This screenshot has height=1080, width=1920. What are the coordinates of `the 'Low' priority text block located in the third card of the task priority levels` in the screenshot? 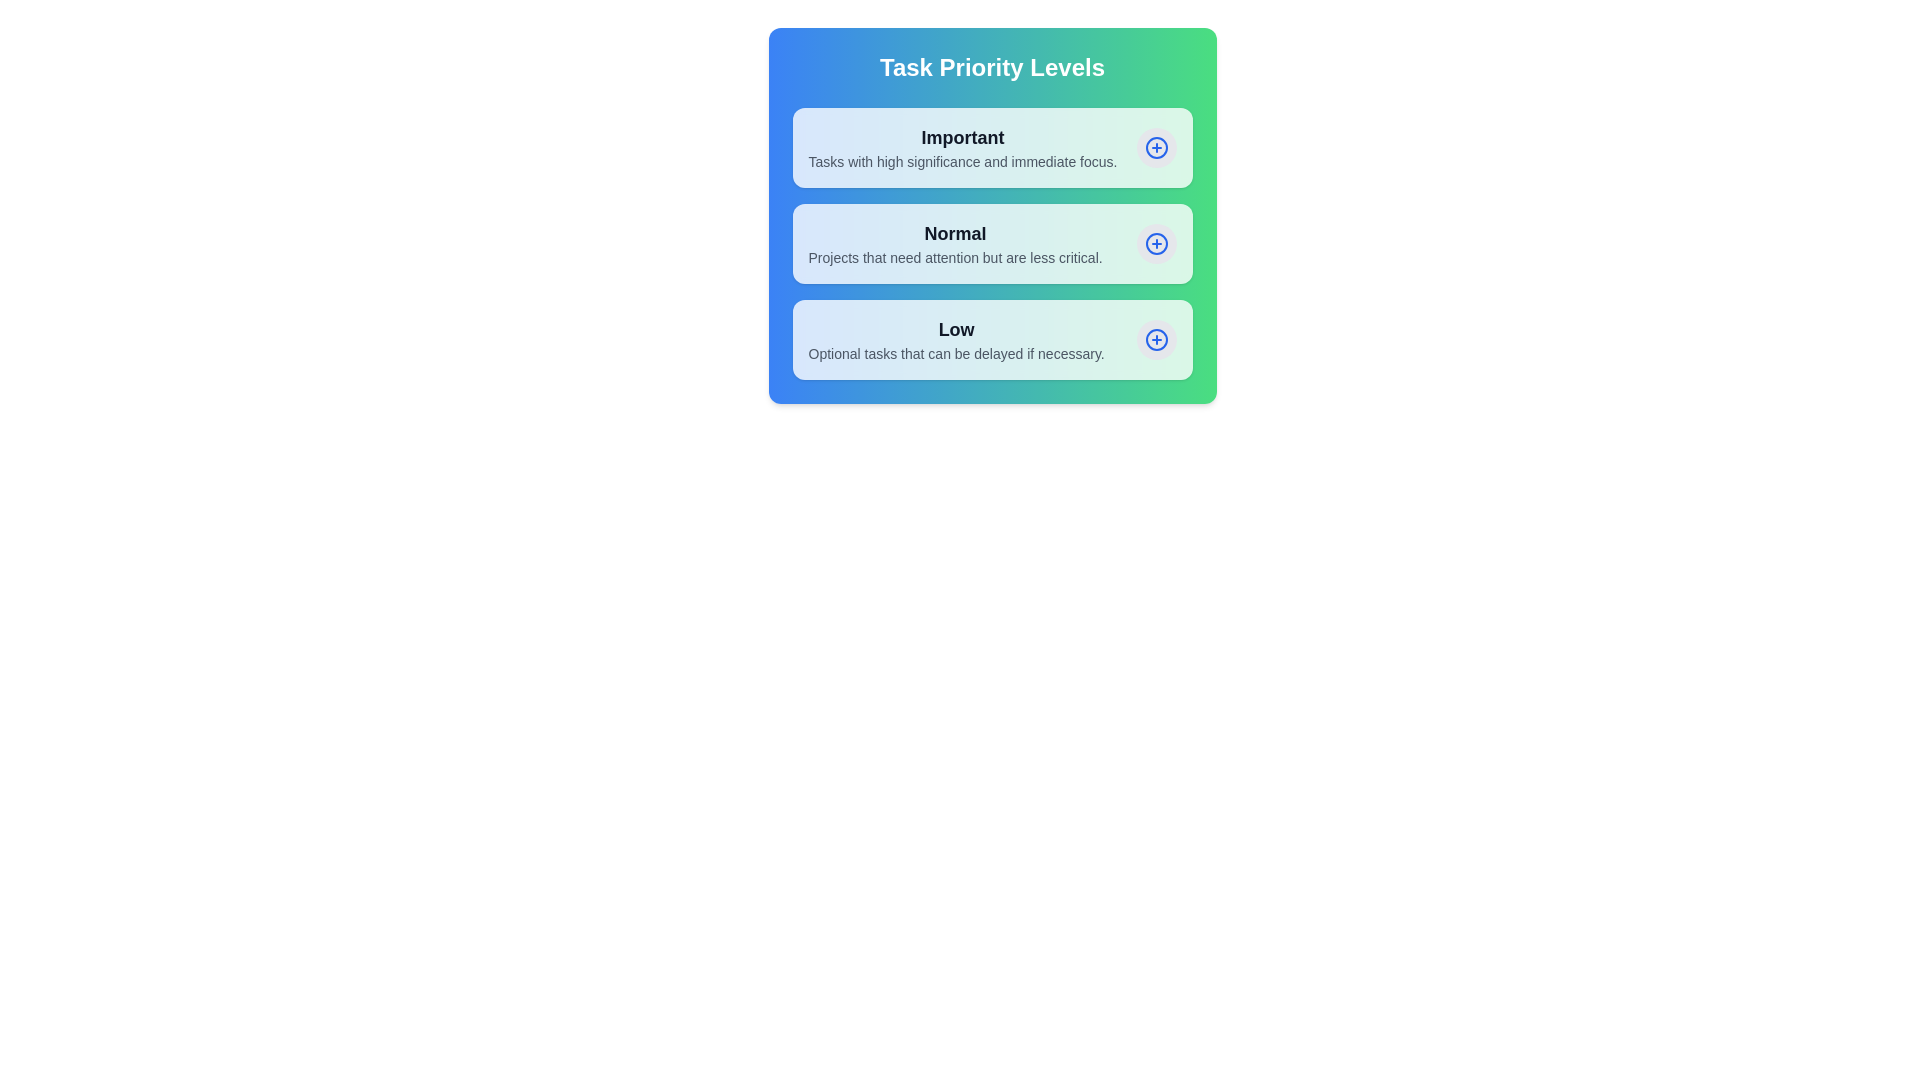 It's located at (955, 338).